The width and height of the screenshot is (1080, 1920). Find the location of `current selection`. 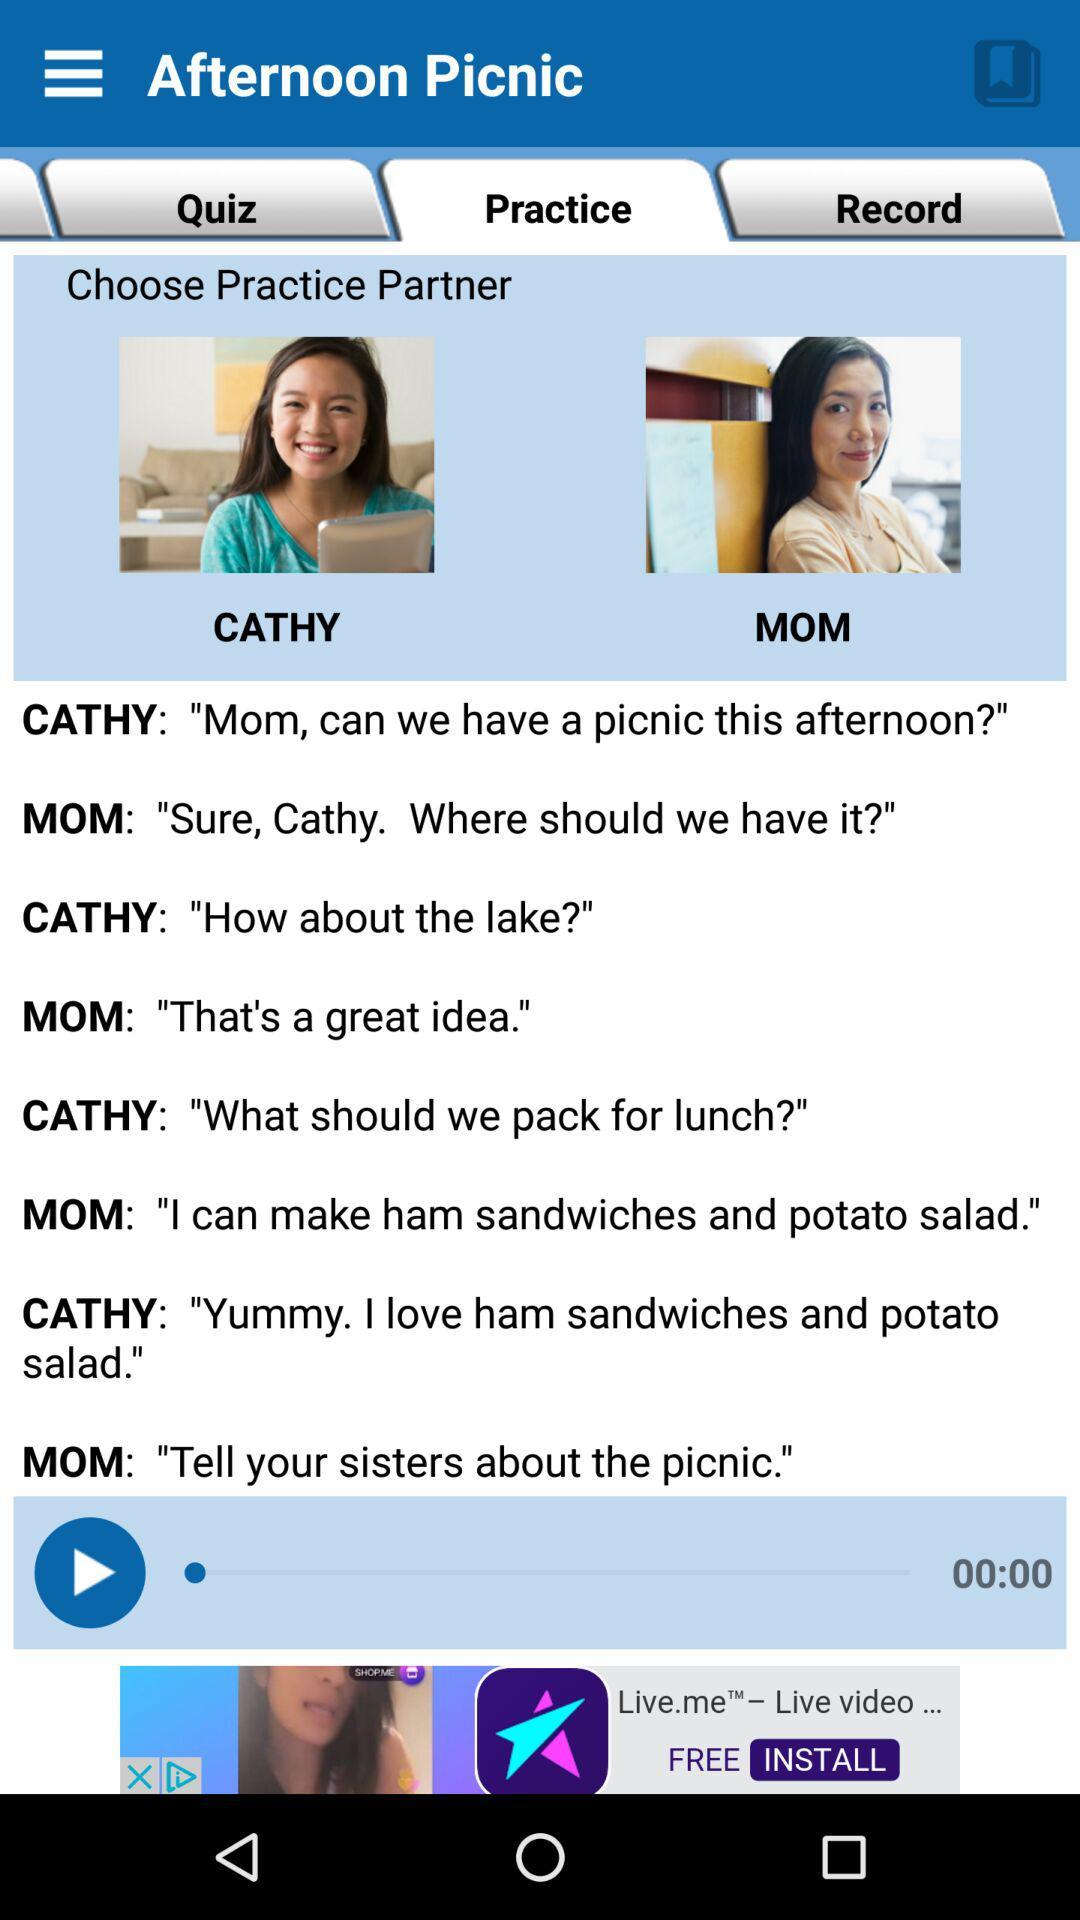

current selection is located at coordinates (88, 1571).